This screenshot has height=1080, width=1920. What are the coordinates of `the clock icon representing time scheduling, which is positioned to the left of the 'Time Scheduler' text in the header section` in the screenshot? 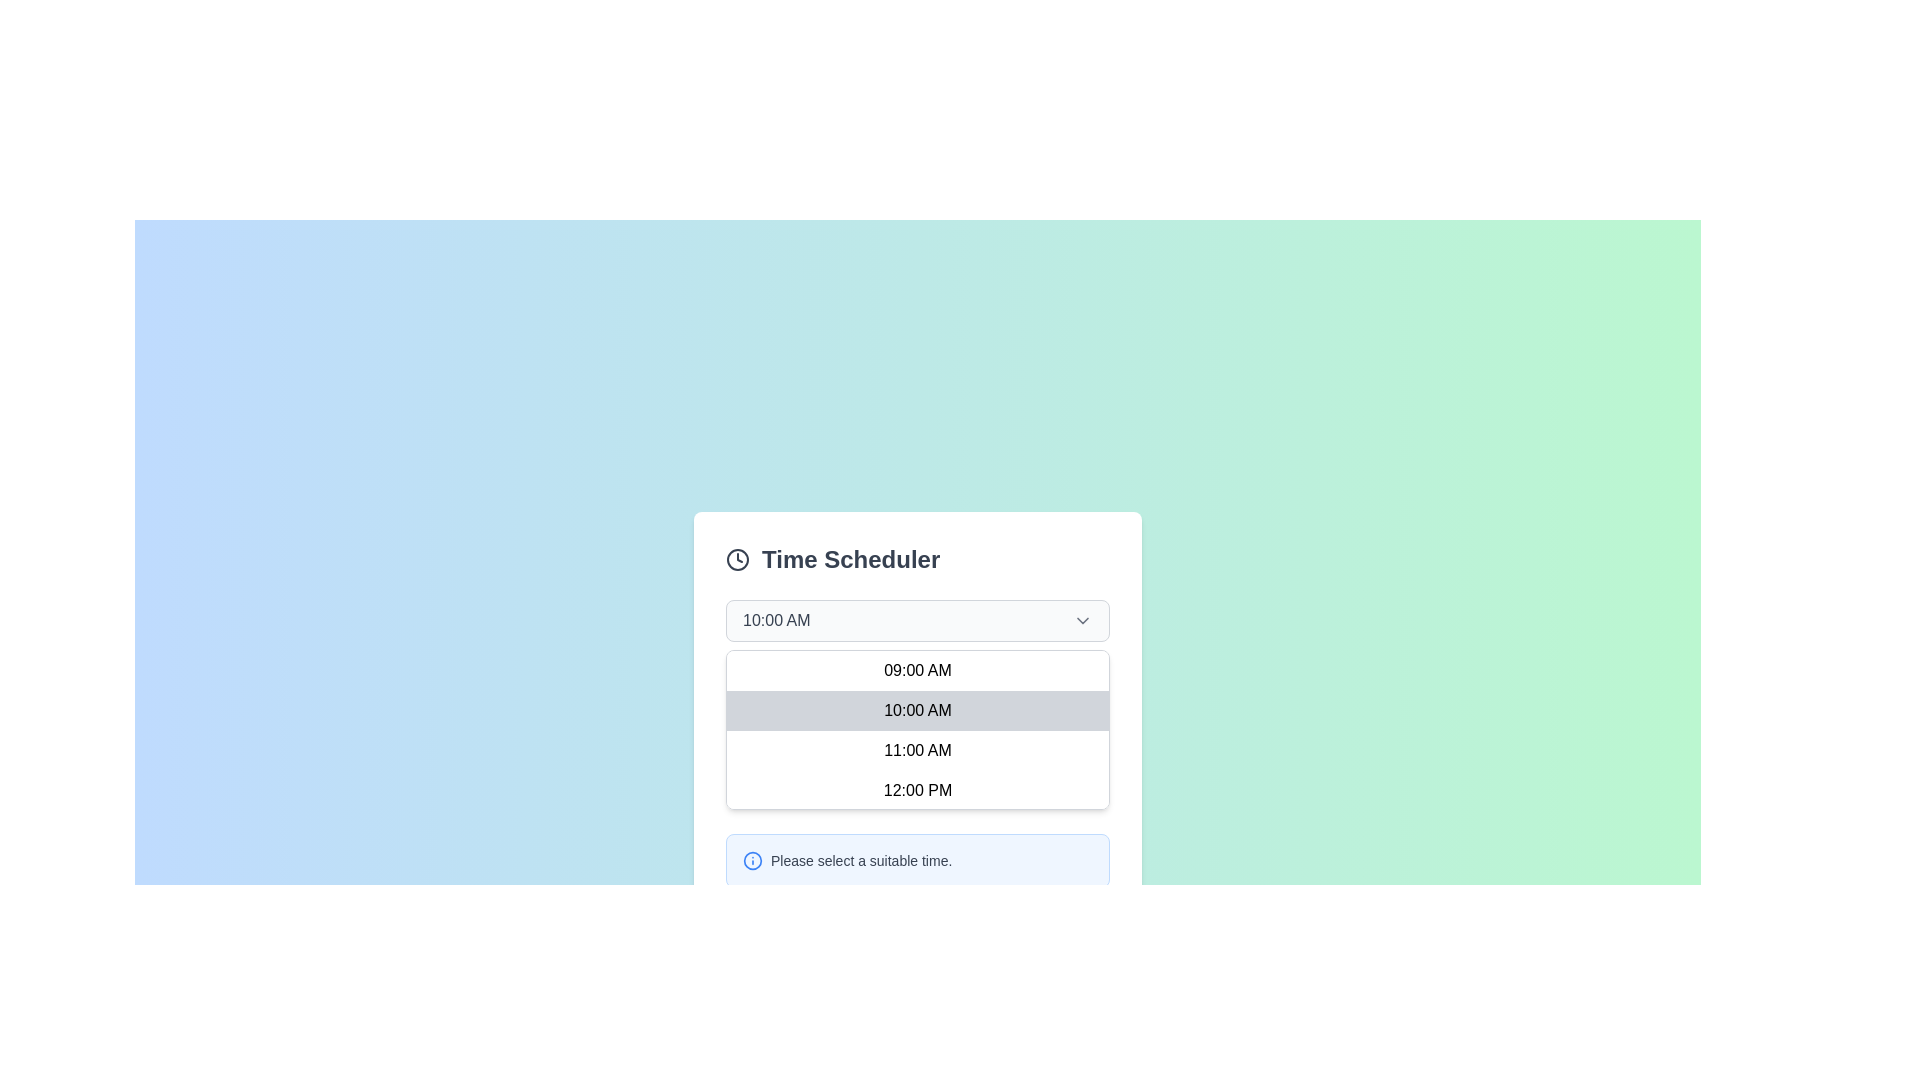 It's located at (737, 559).